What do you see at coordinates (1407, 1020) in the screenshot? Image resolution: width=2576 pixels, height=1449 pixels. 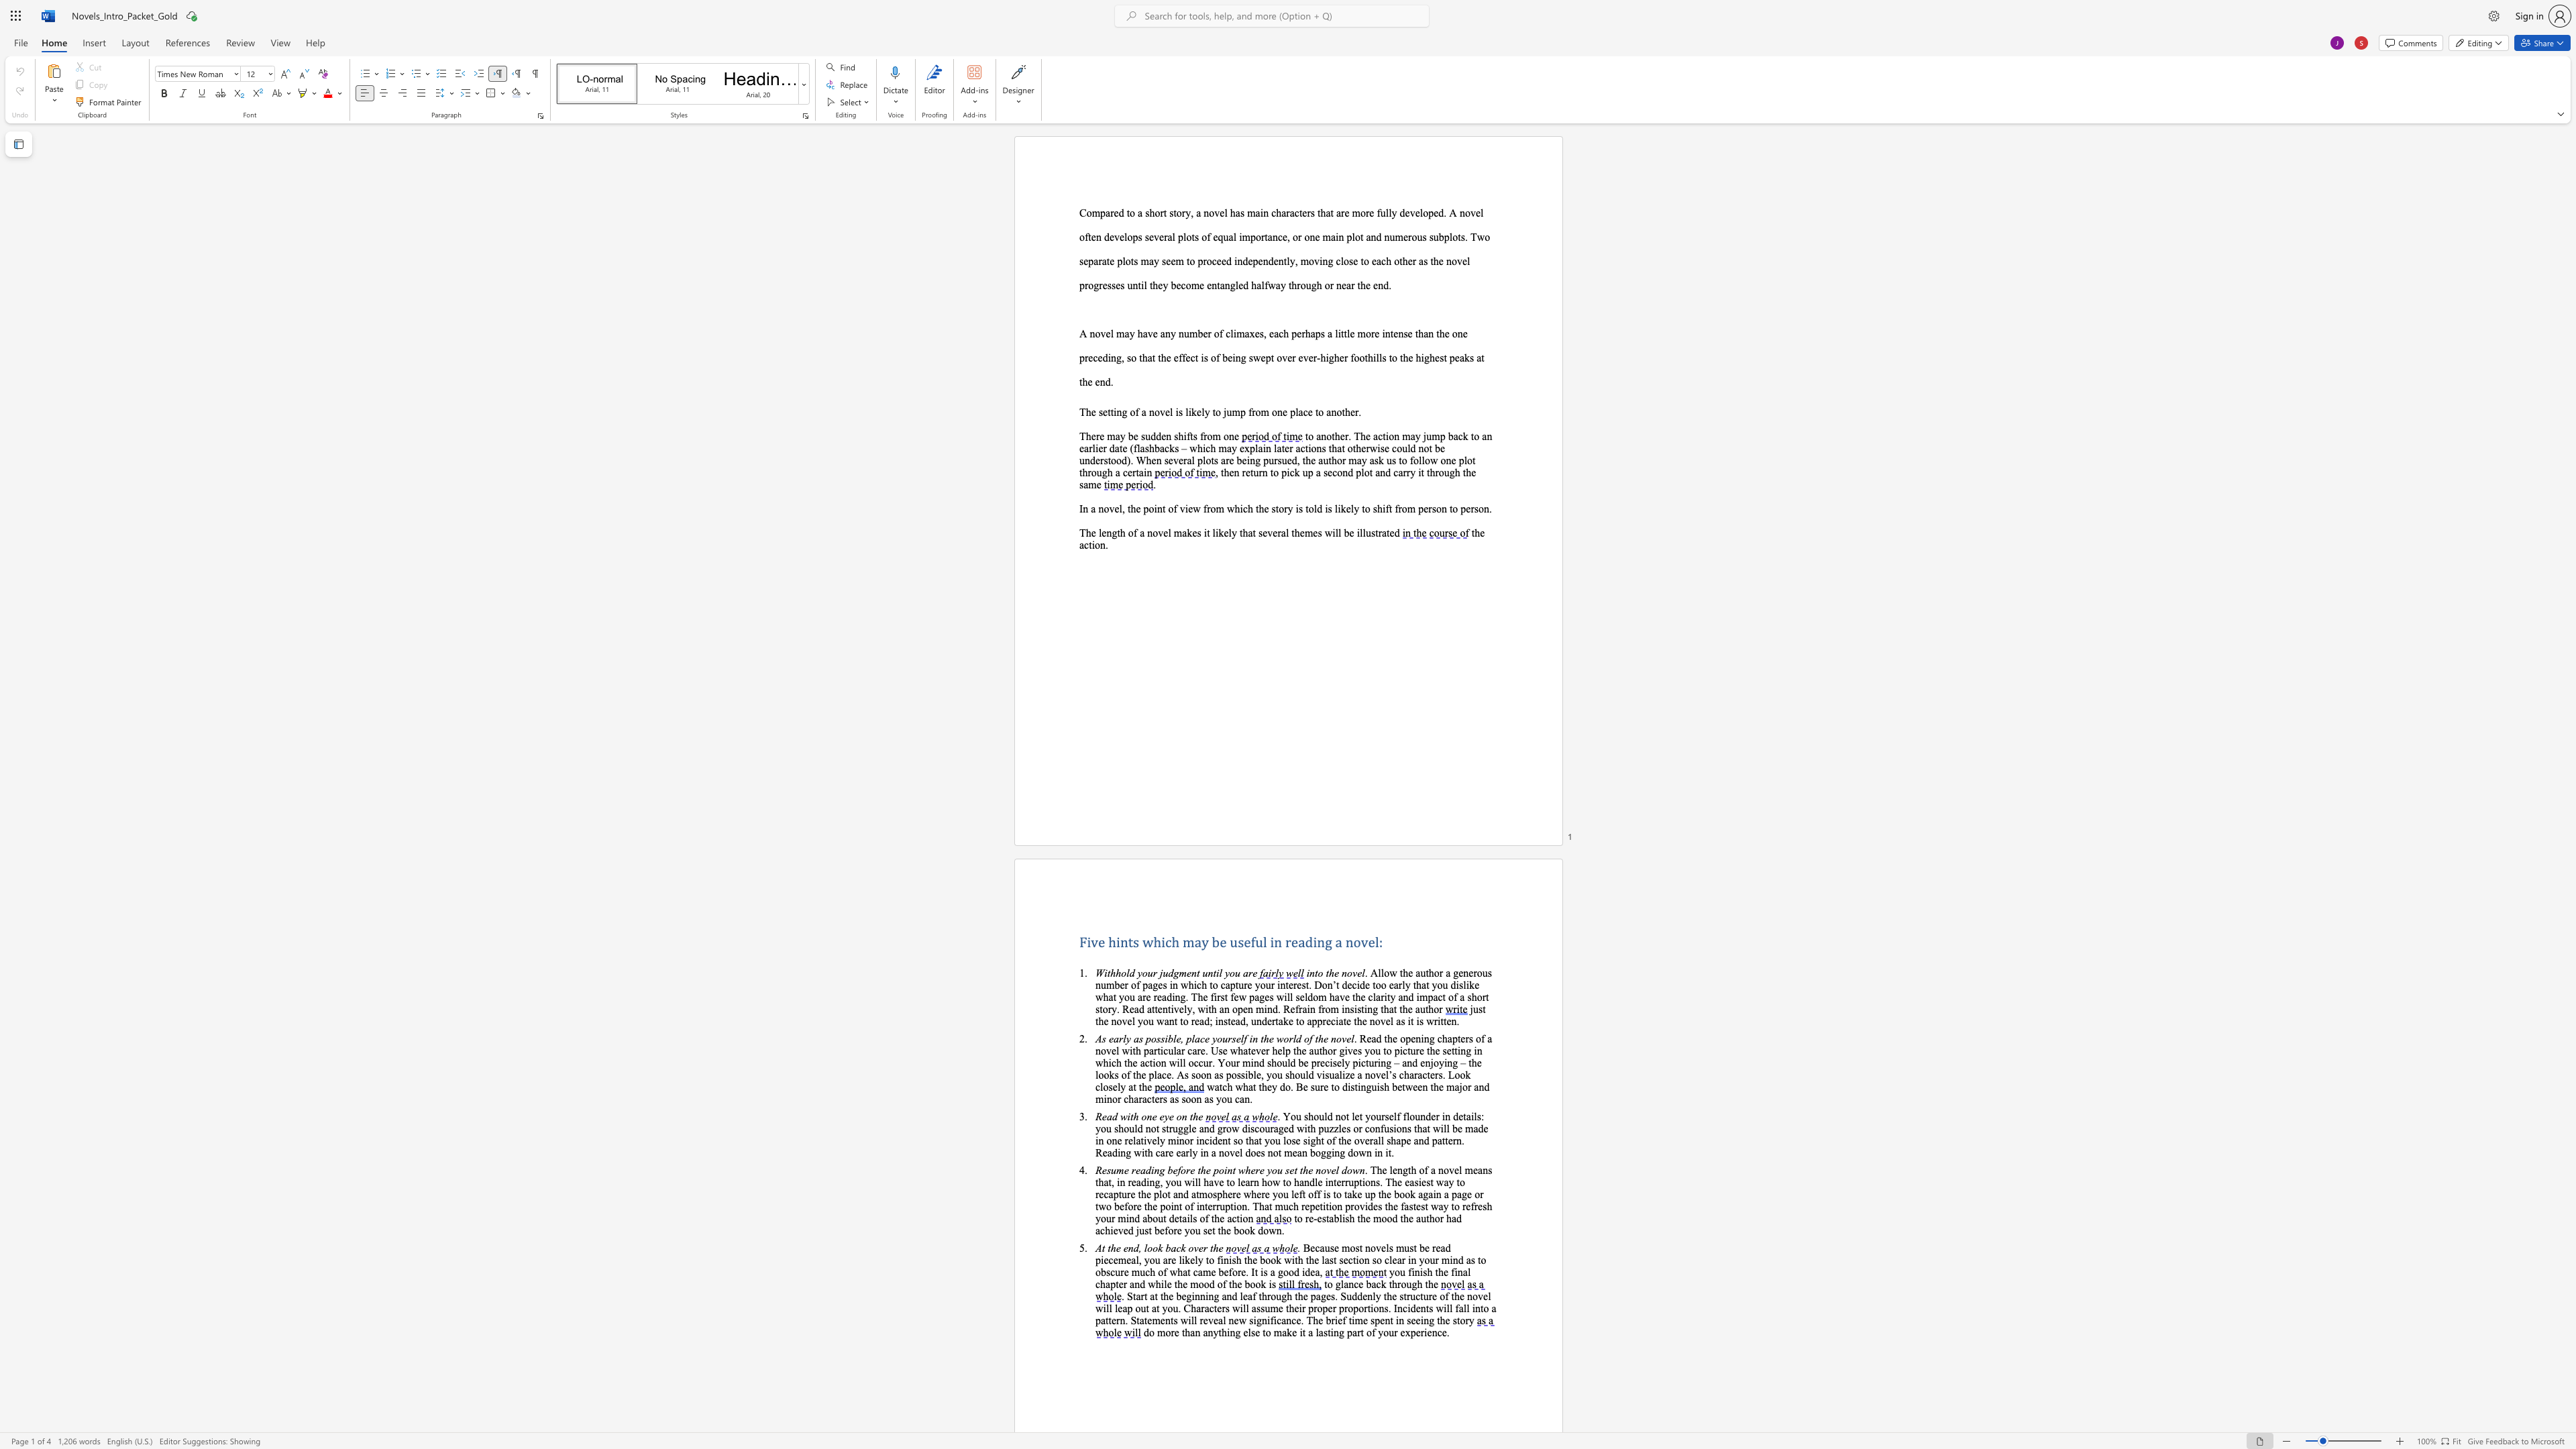 I see `the subset text "it i" within the text "just the novel you want to read; instead, undertake to appreciate the novel as it is written."` at bounding box center [1407, 1020].